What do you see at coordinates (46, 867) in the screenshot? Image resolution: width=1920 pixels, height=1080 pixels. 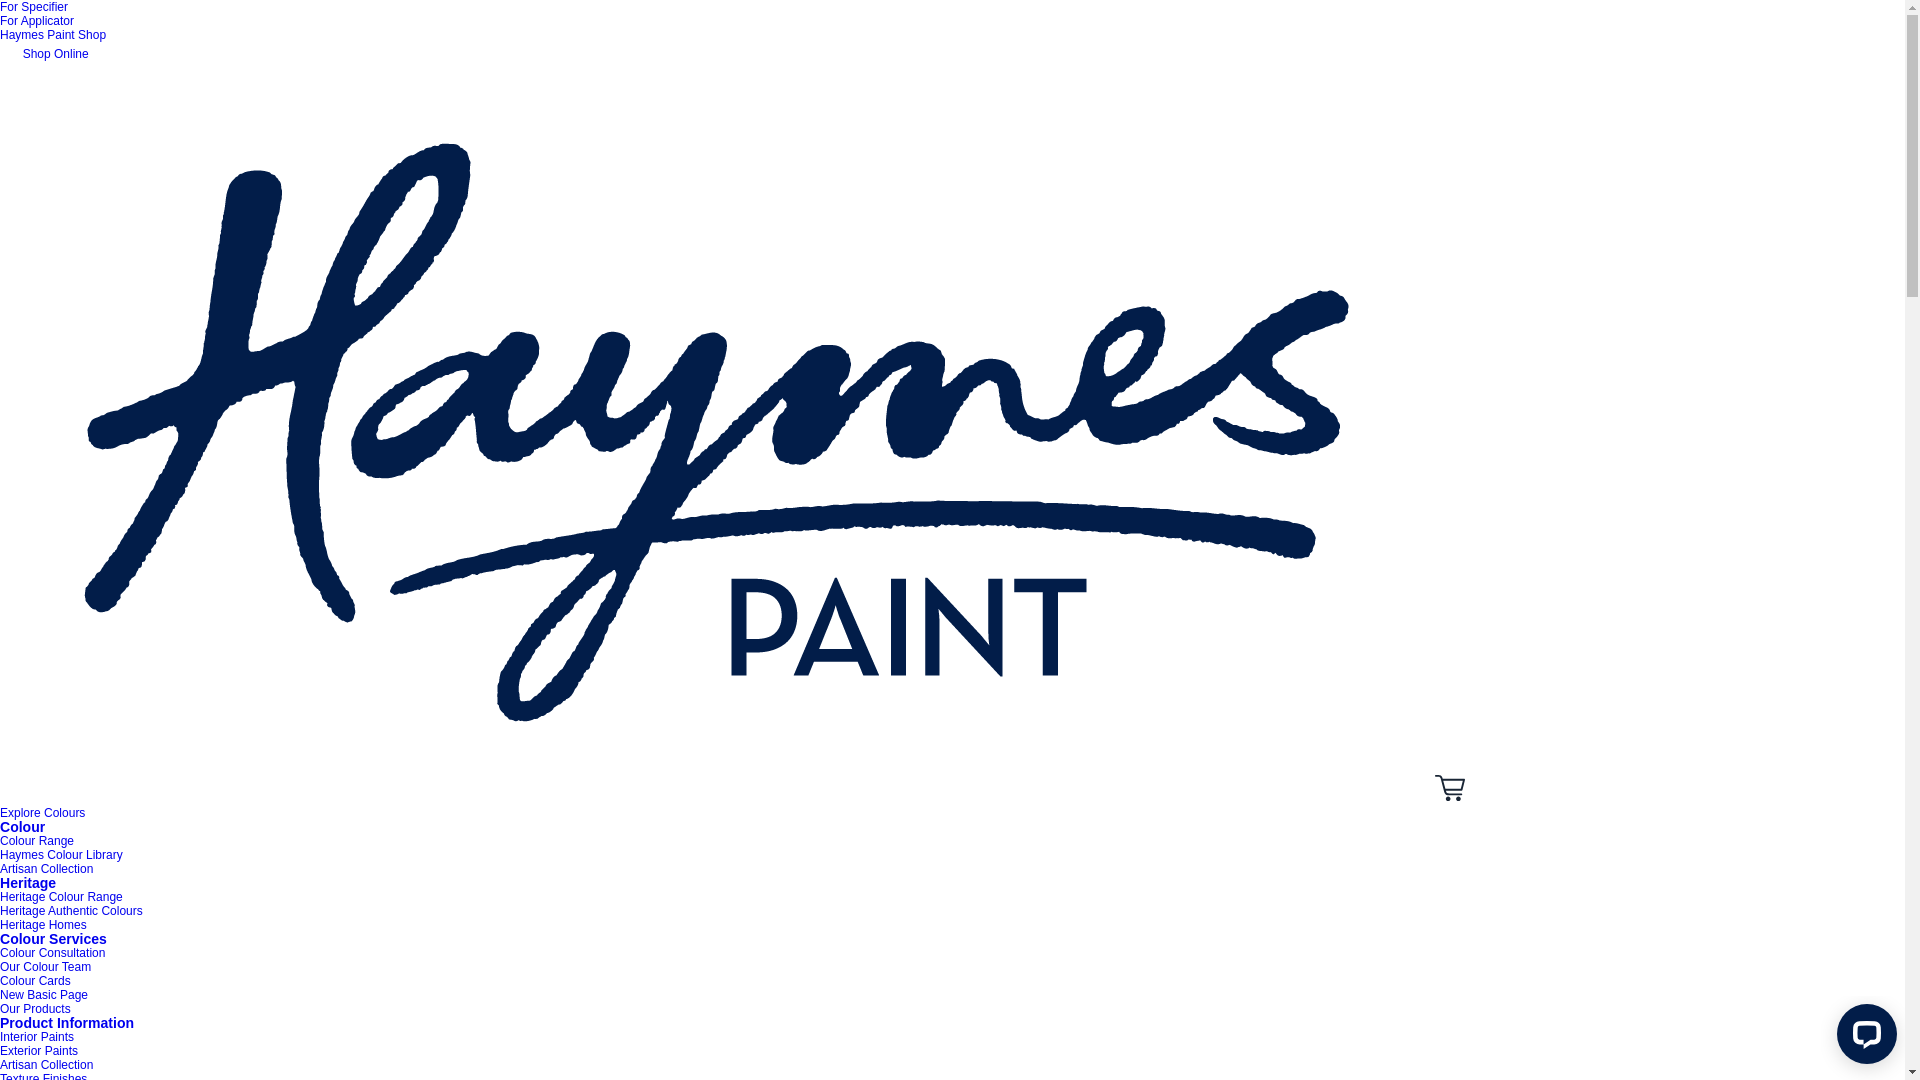 I see `'Artisan Collection'` at bounding box center [46, 867].